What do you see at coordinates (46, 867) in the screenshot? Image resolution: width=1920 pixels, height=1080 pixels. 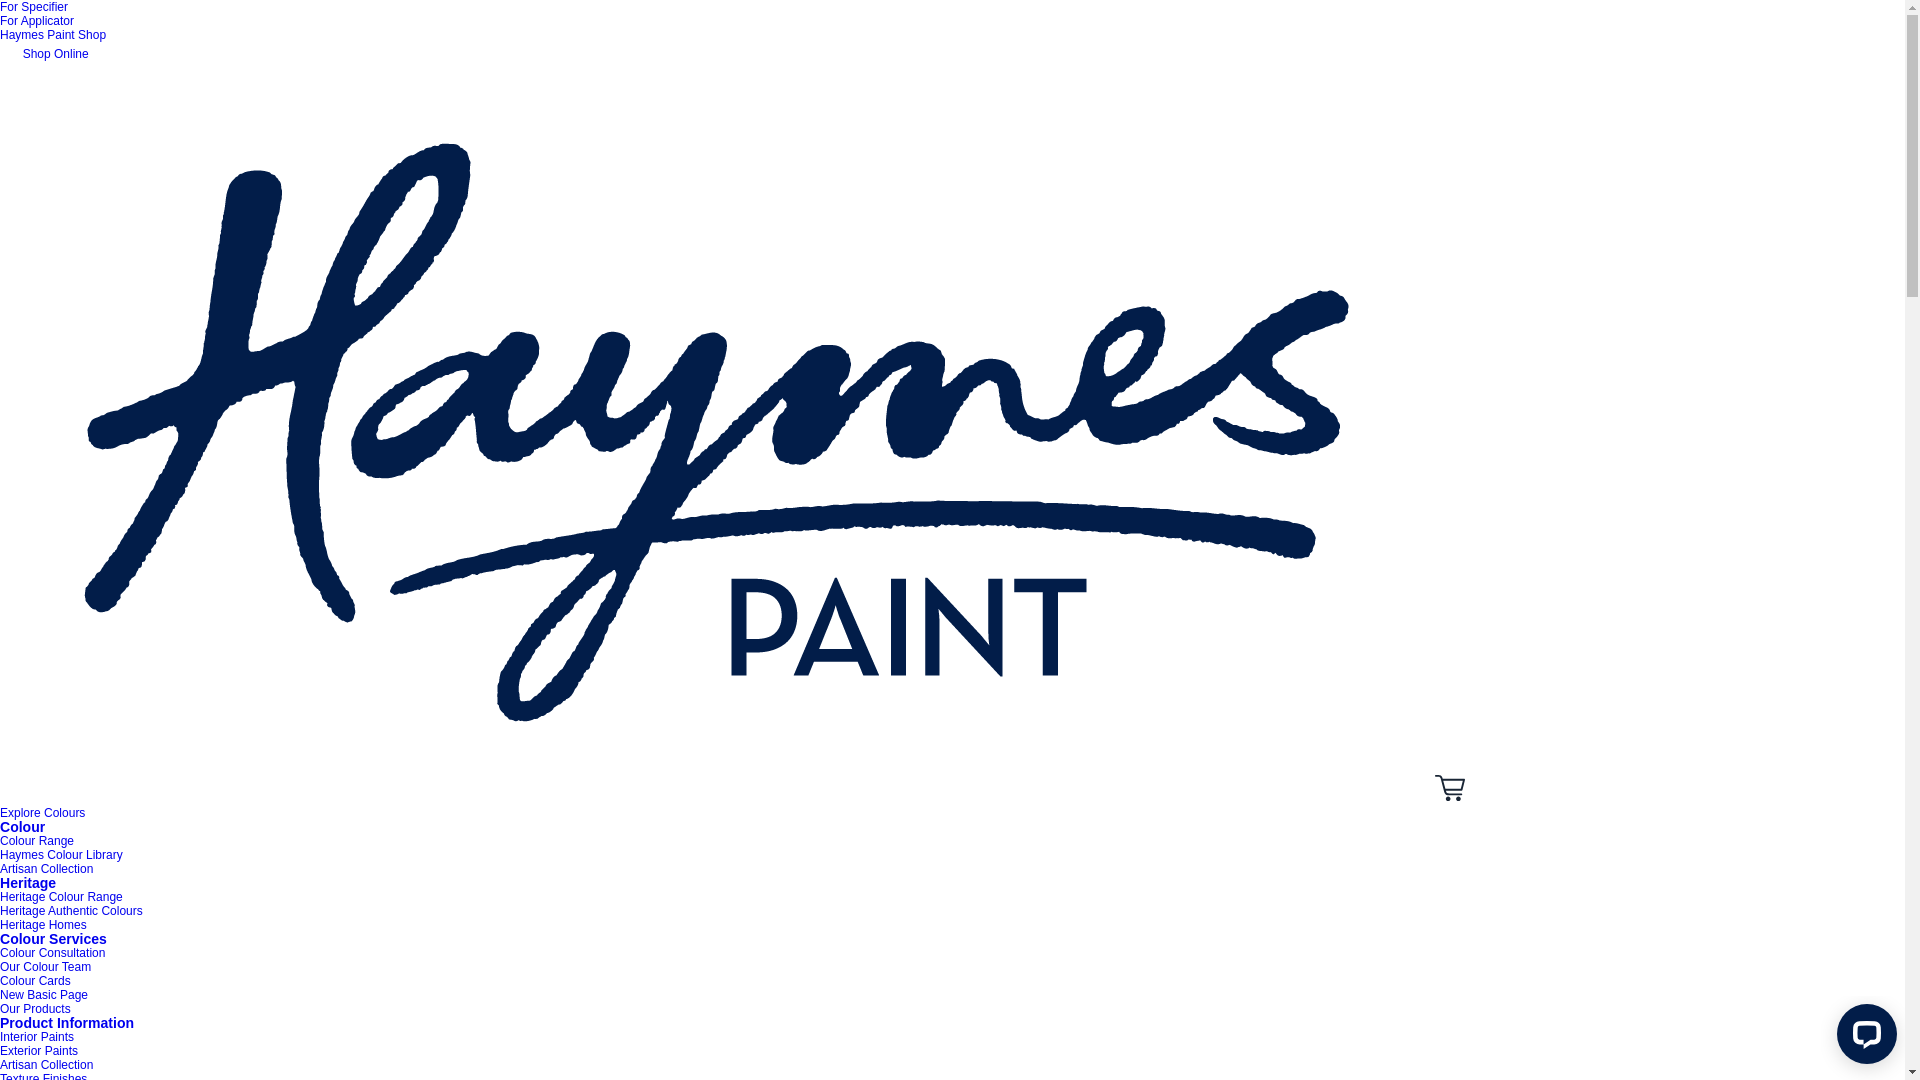 I see `'Artisan Collection'` at bounding box center [46, 867].